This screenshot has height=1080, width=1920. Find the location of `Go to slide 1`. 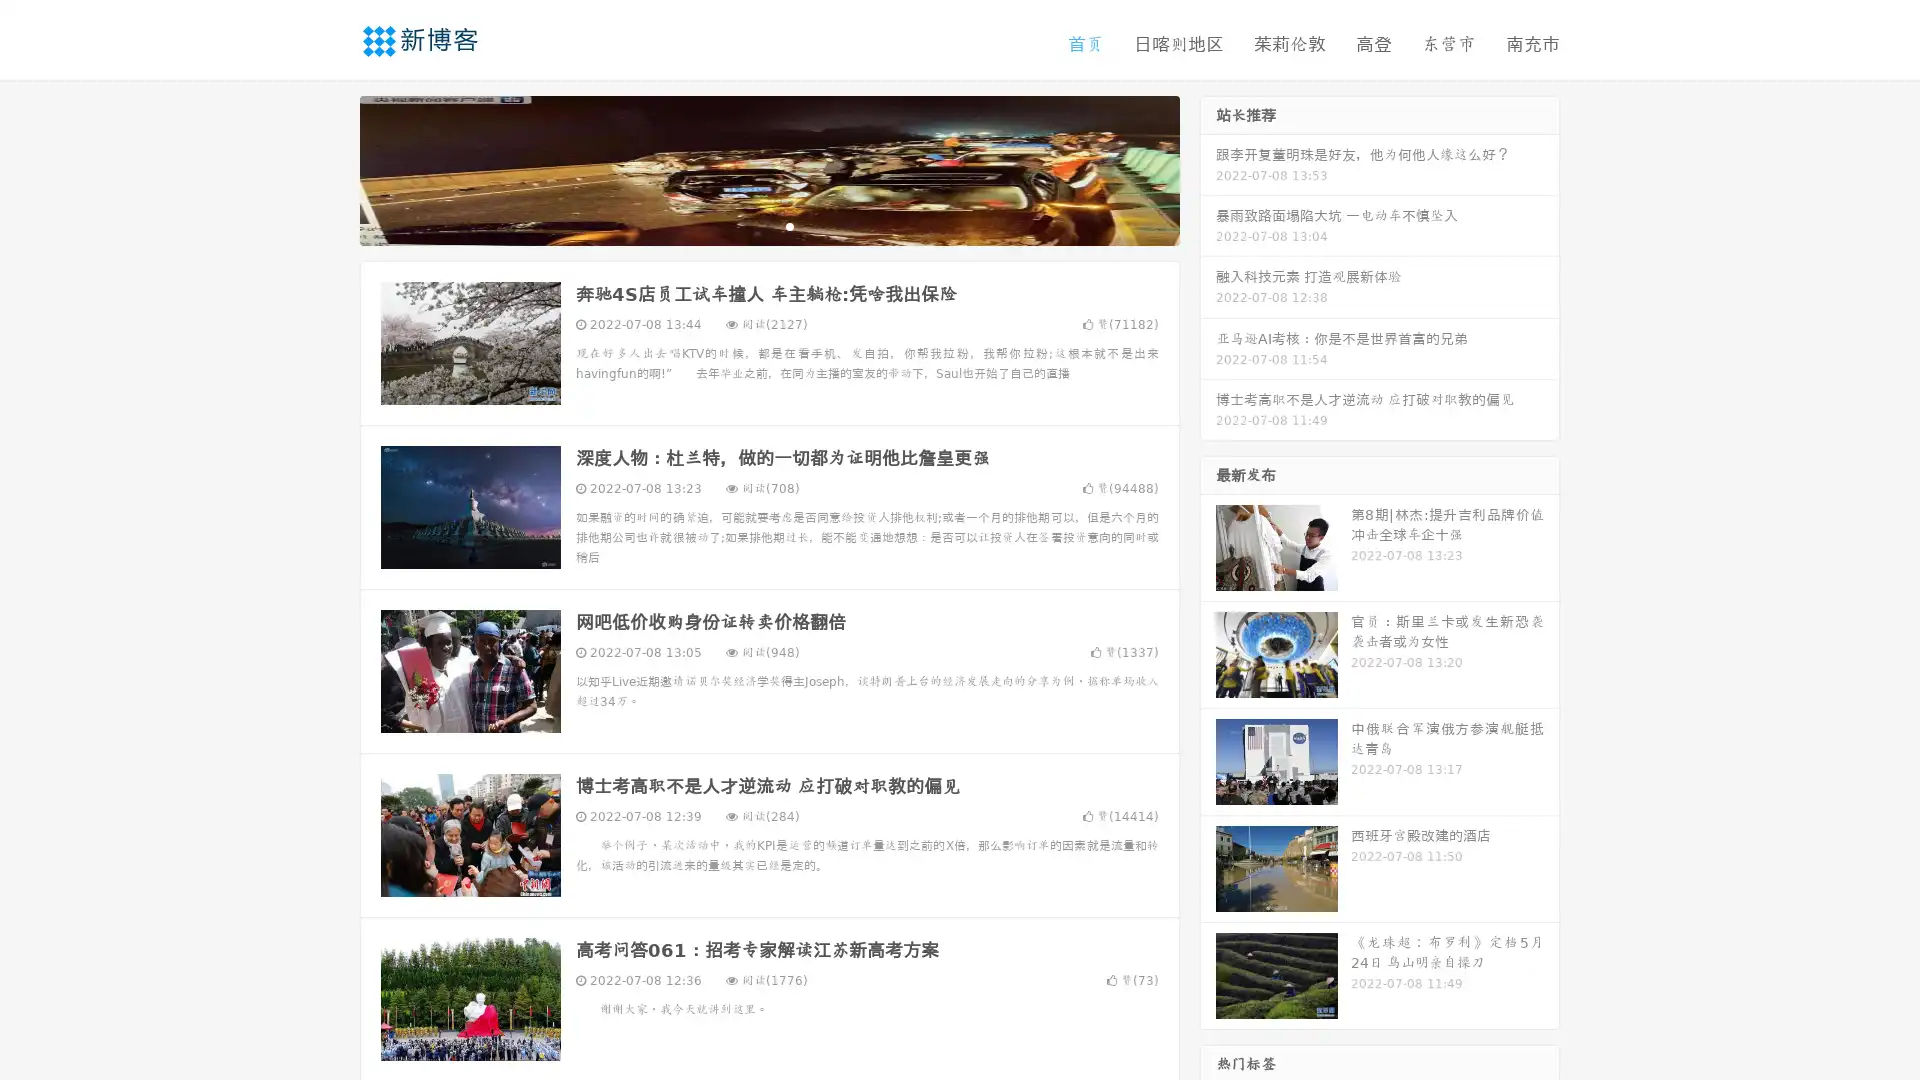

Go to slide 1 is located at coordinates (748, 225).